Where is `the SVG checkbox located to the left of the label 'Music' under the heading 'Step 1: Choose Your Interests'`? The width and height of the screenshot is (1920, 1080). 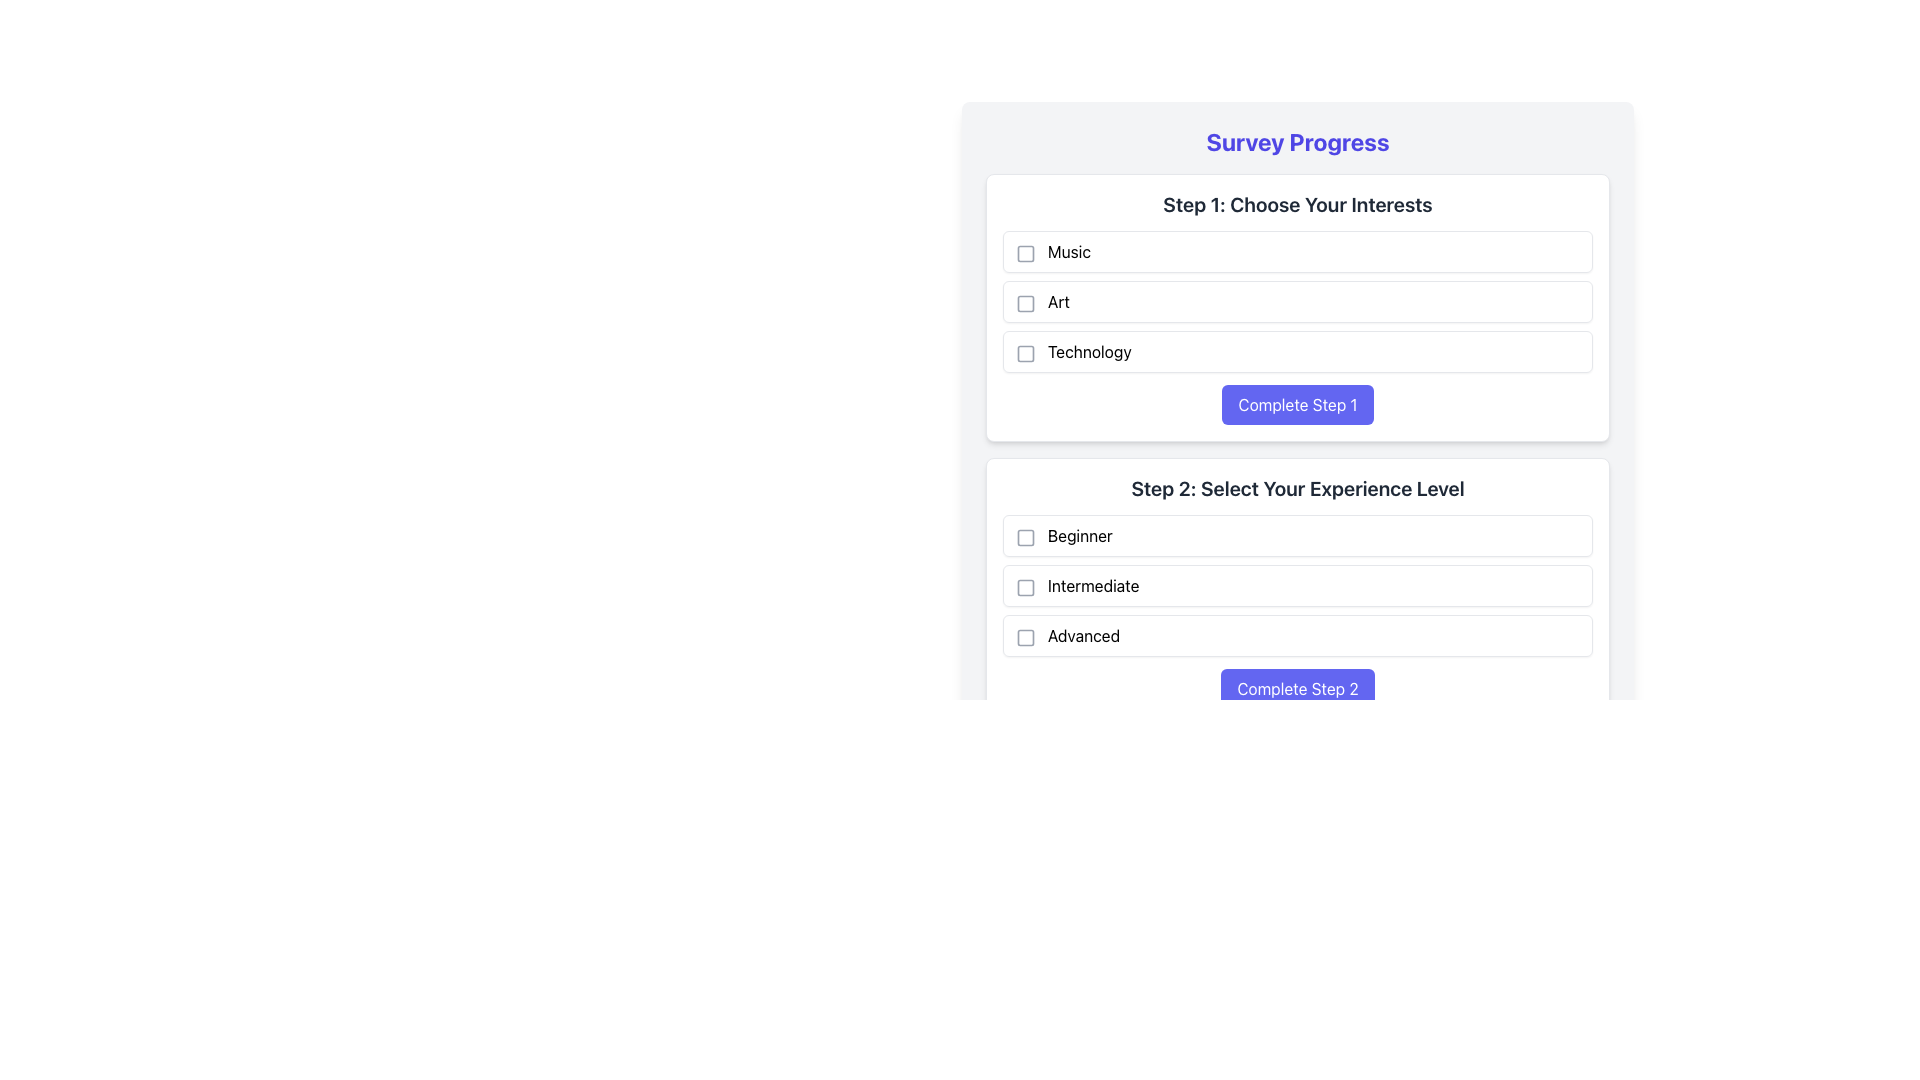 the SVG checkbox located to the left of the label 'Music' under the heading 'Step 1: Choose Your Interests' is located at coordinates (1026, 252).